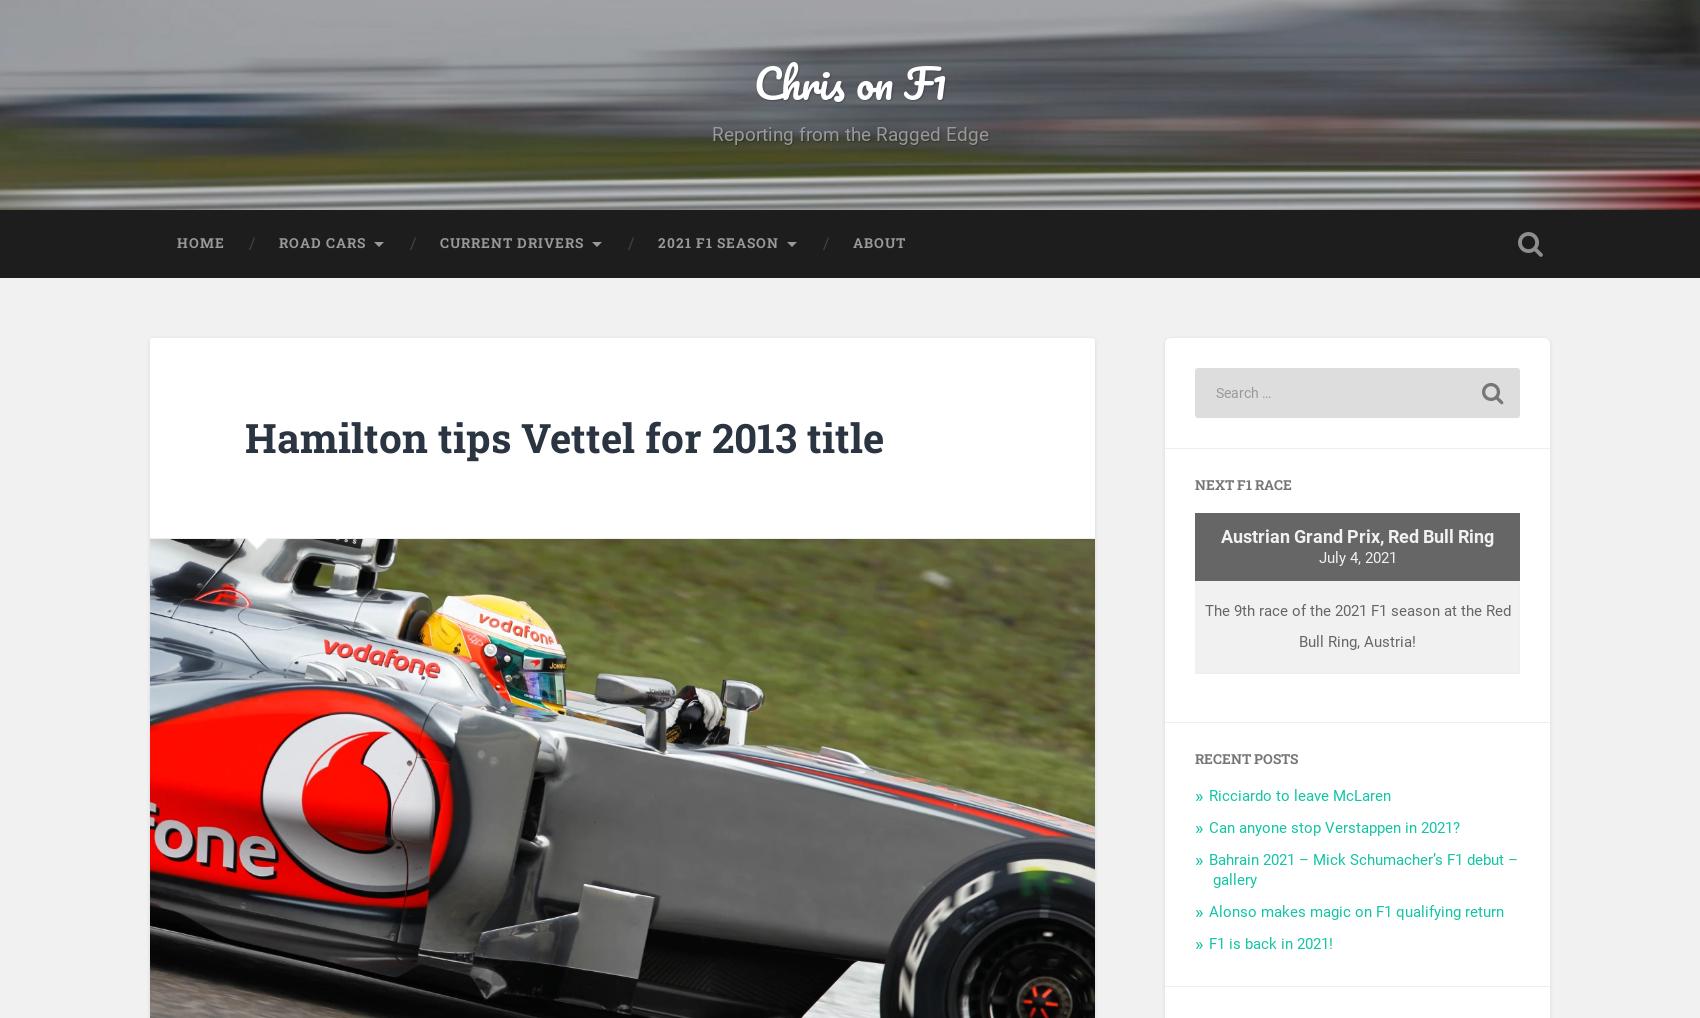  Describe the element at coordinates (1245, 771) in the screenshot. I see `'Recent Posts'` at that location.